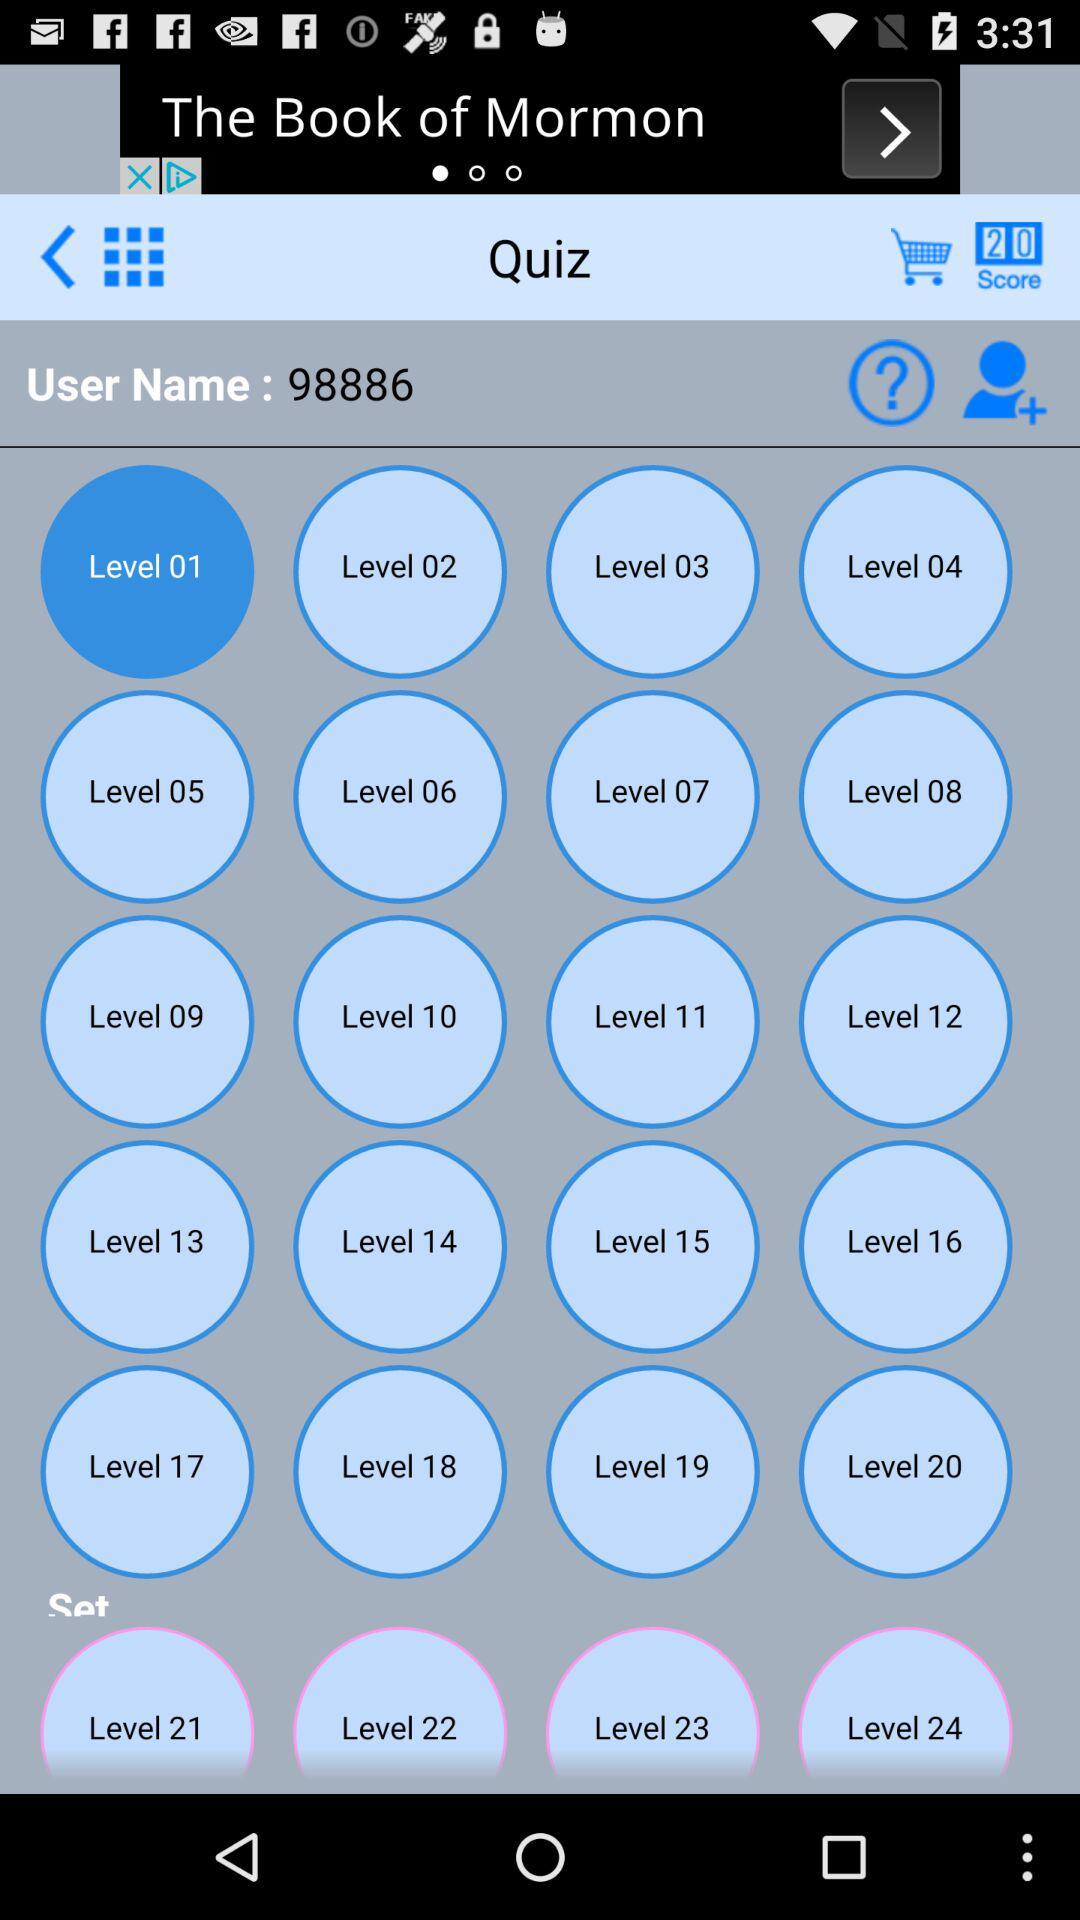 The width and height of the screenshot is (1080, 1920). Describe the element at coordinates (133, 255) in the screenshot. I see `customize` at that location.